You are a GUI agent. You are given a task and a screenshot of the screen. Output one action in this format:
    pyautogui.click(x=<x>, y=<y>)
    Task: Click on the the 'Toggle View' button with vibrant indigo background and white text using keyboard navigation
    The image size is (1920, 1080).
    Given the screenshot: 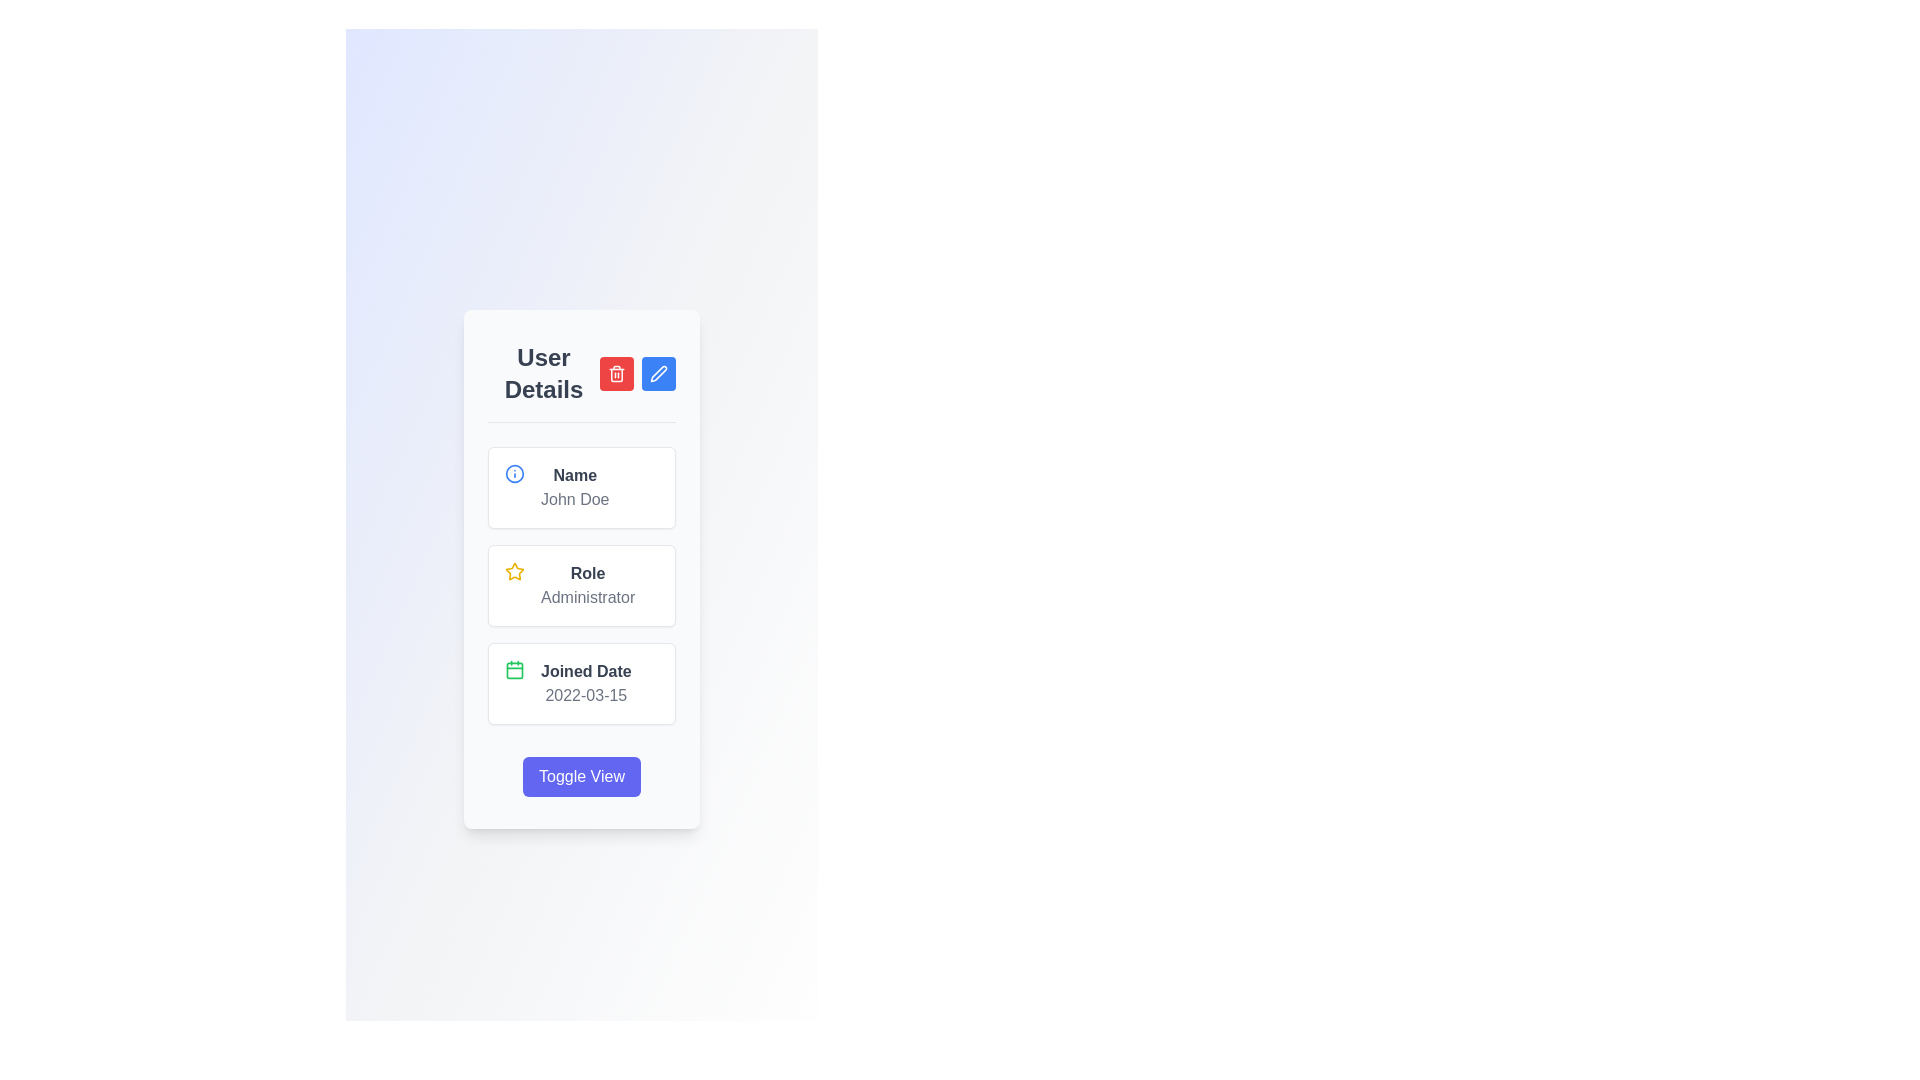 What is the action you would take?
    pyautogui.click(x=580, y=775)
    